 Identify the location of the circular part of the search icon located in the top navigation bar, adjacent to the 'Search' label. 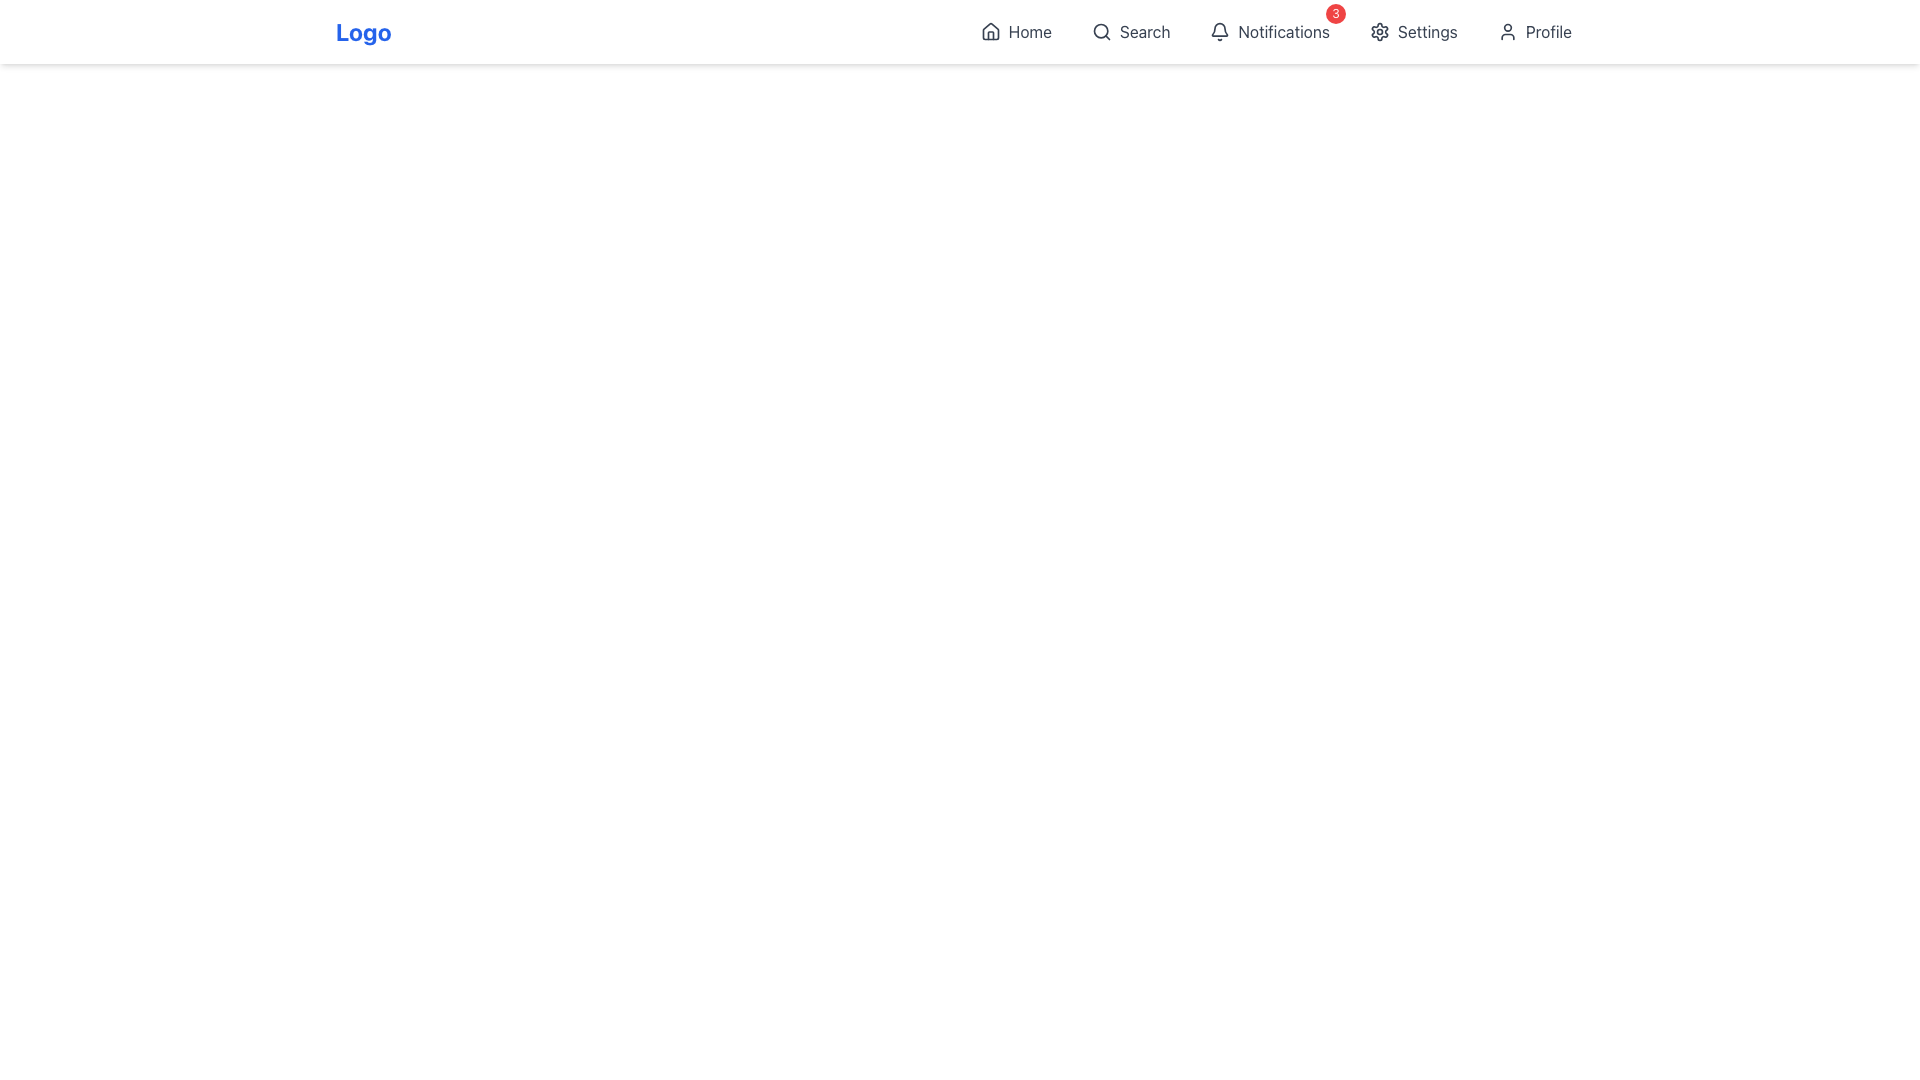
(1100, 31).